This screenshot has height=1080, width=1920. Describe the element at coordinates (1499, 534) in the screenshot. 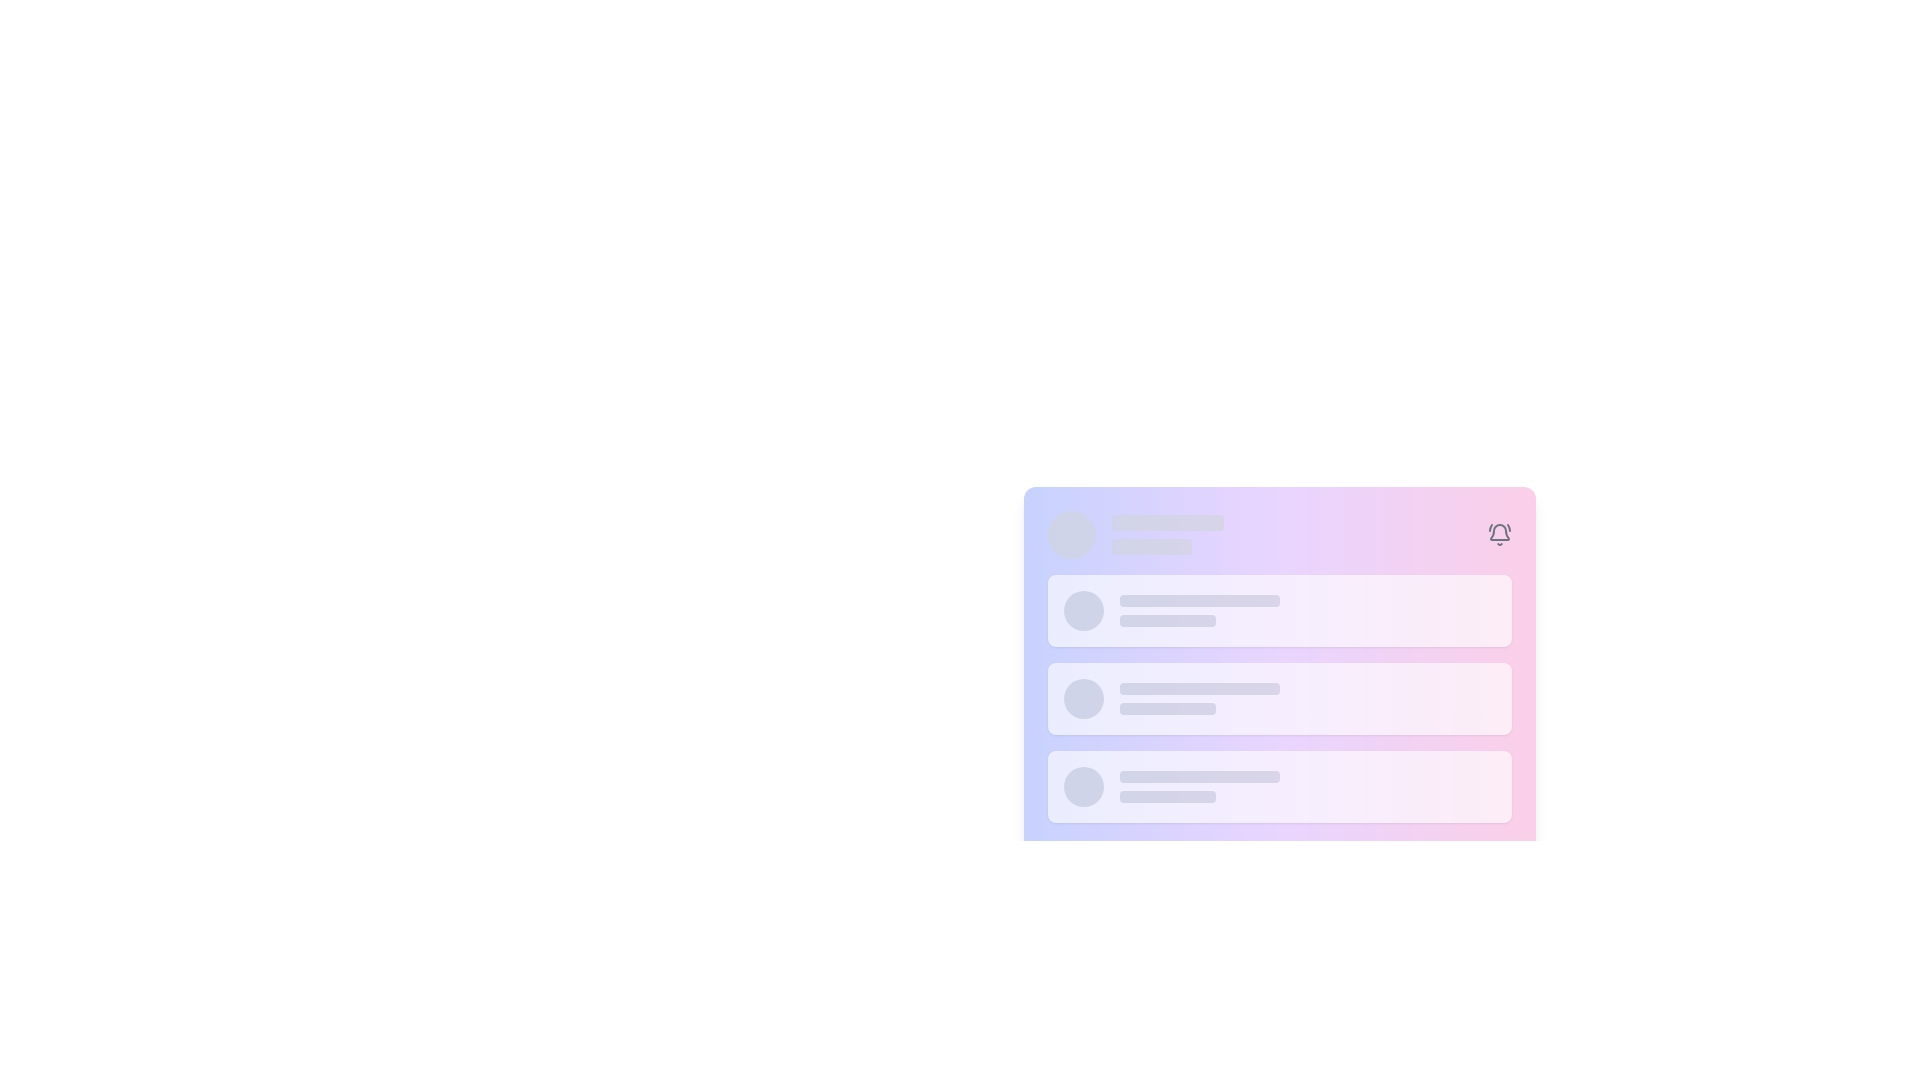

I see `the notification bell icon, which has a thin outline and a gray fill, located at the upper-right corner of the panel with a gradient purple-pink background` at that location.